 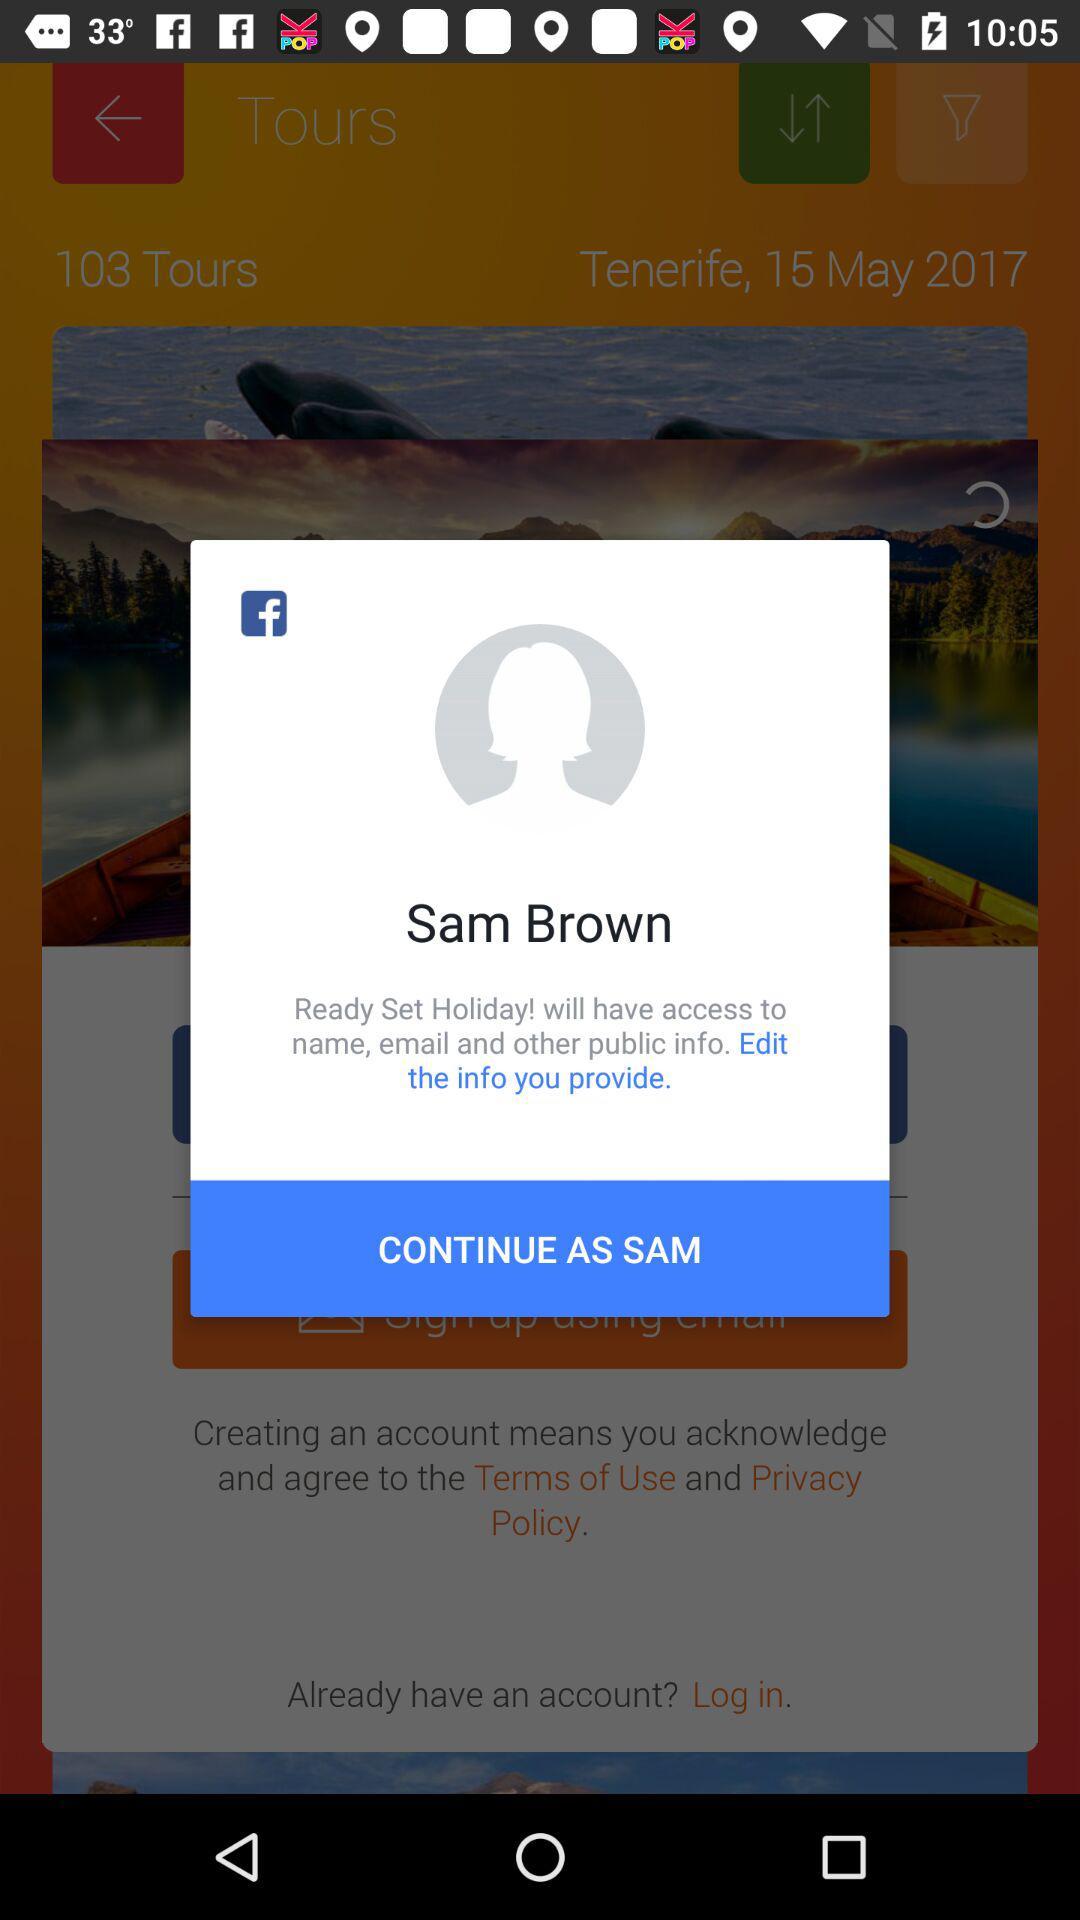 I want to click on ready set holiday, so click(x=540, y=1041).